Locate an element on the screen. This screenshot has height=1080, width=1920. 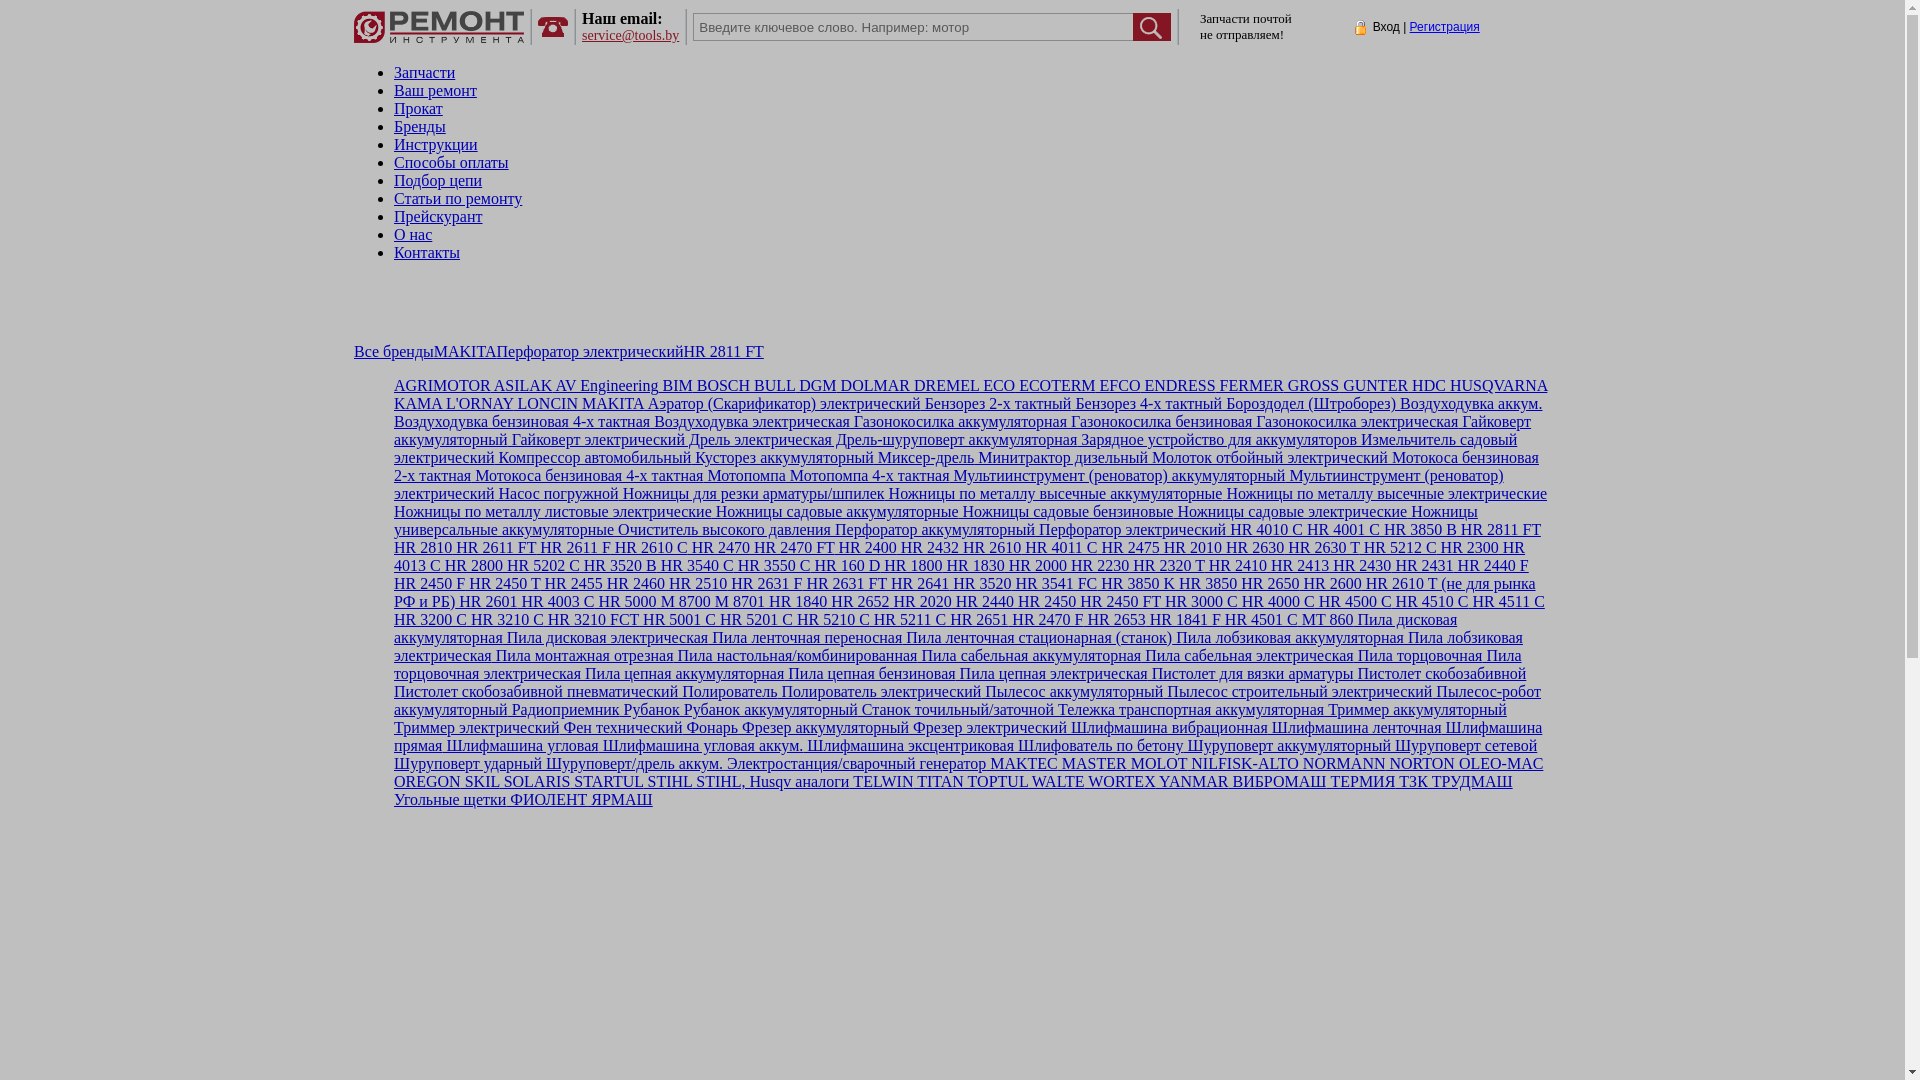
'HR 2320 T' is located at coordinates (1128, 565).